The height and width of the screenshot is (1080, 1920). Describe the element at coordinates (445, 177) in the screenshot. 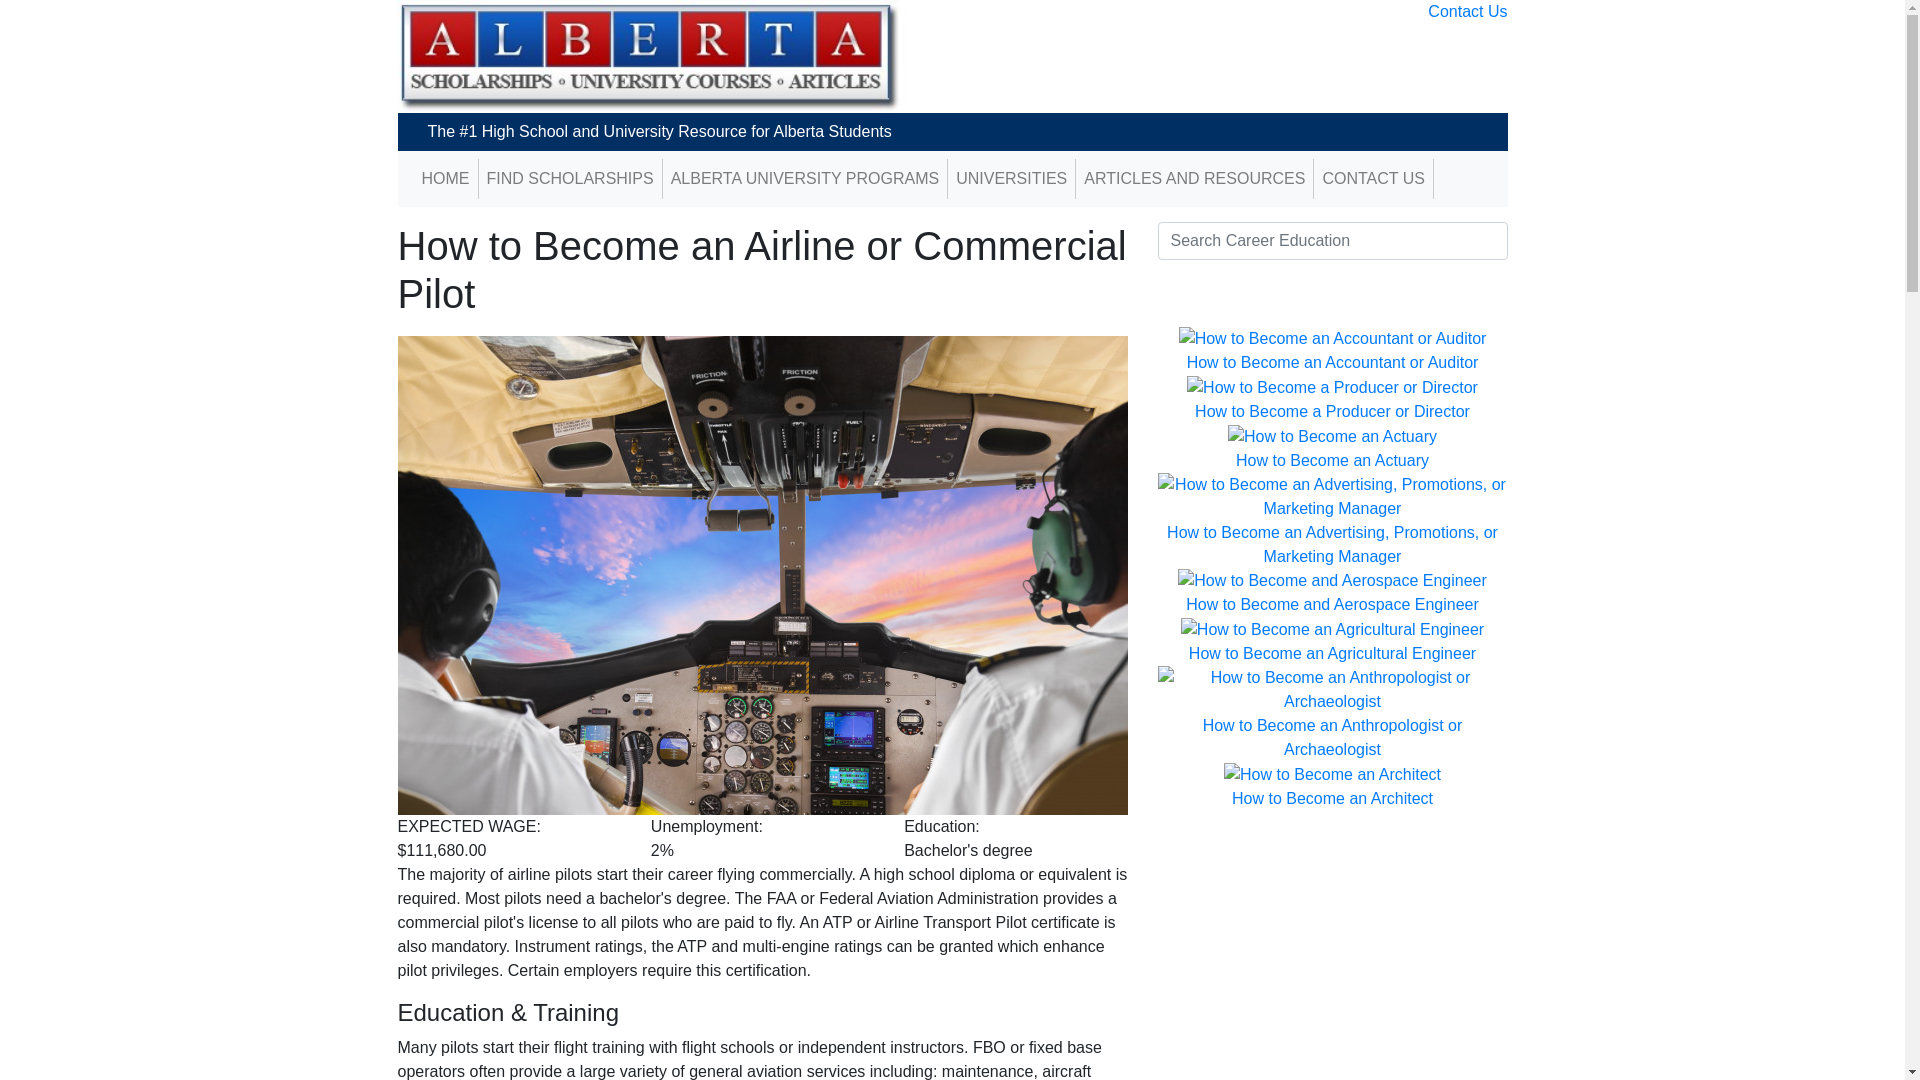

I see `'HOME'` at that location.